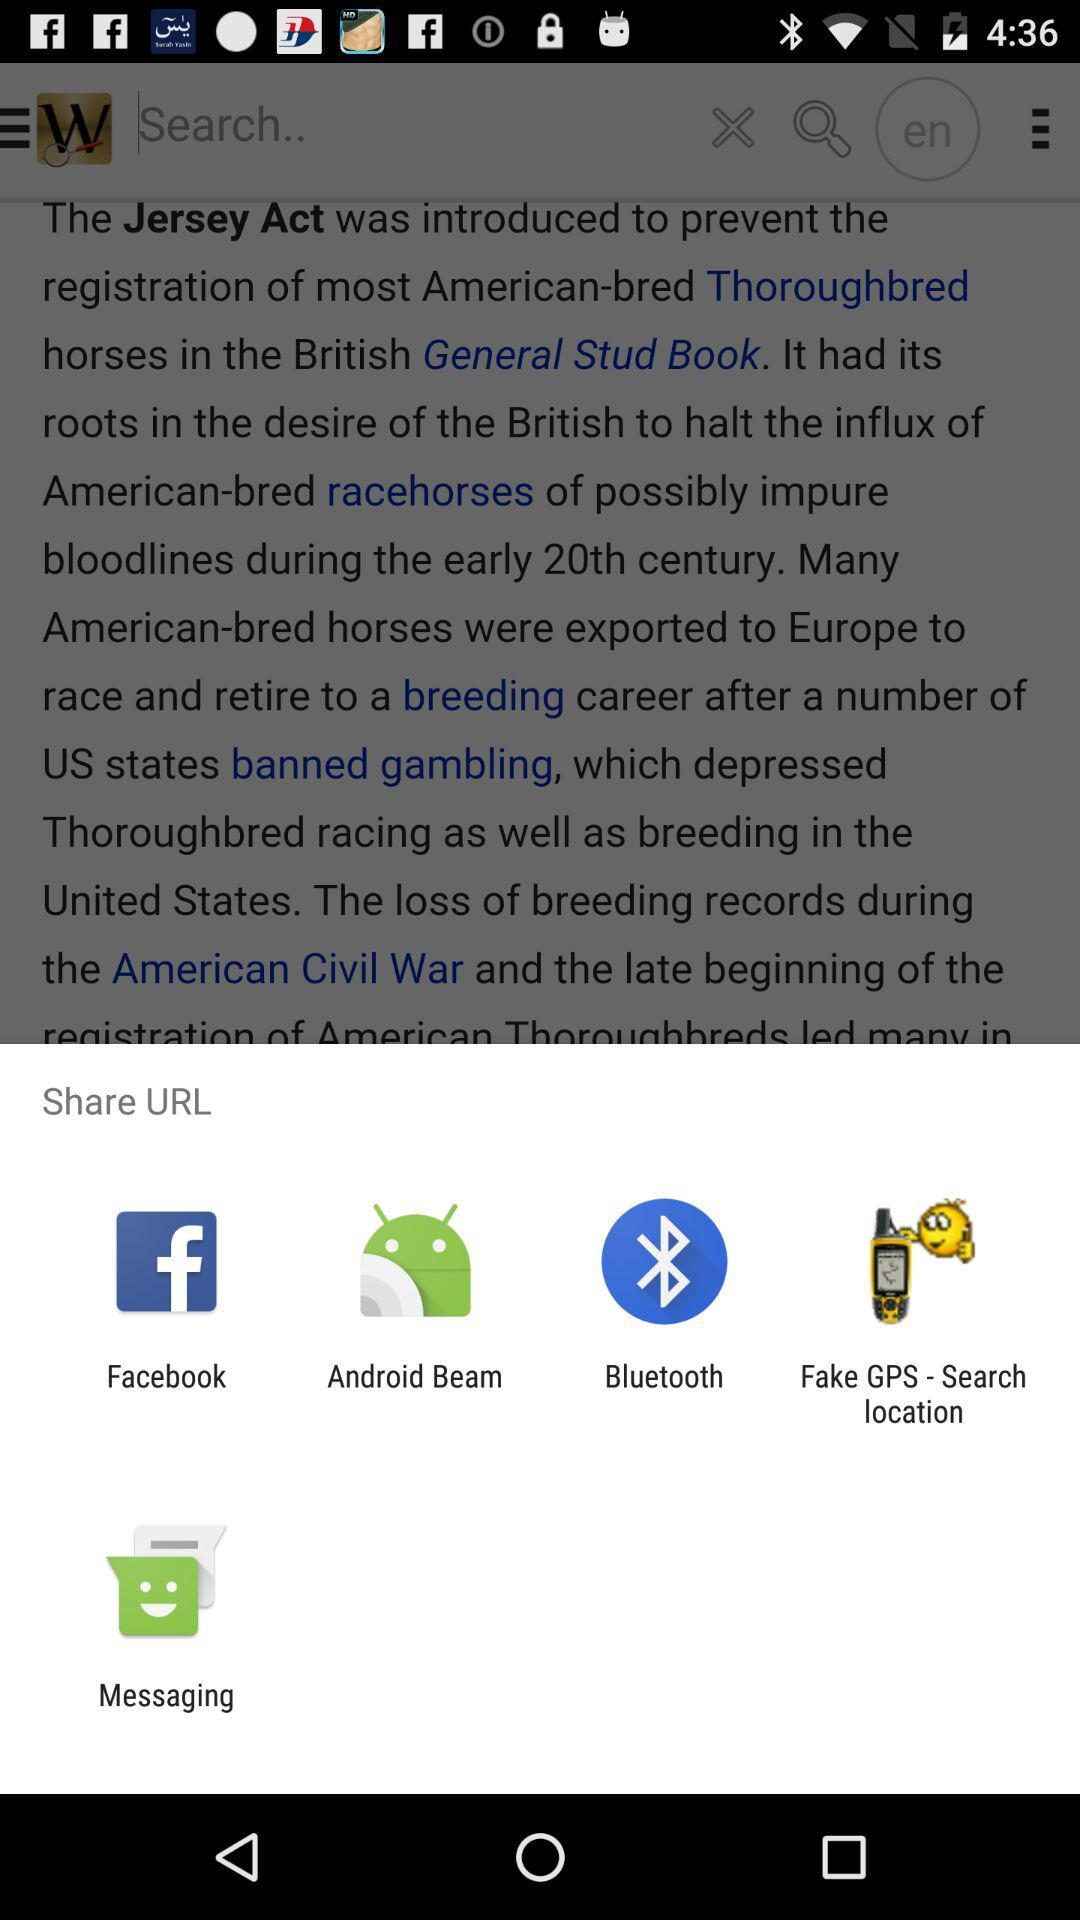 Image resolution: width=1080 pixels, height=1920 pixels. I want to click on the item to the right of the android beam icon, so click(664, 1392).